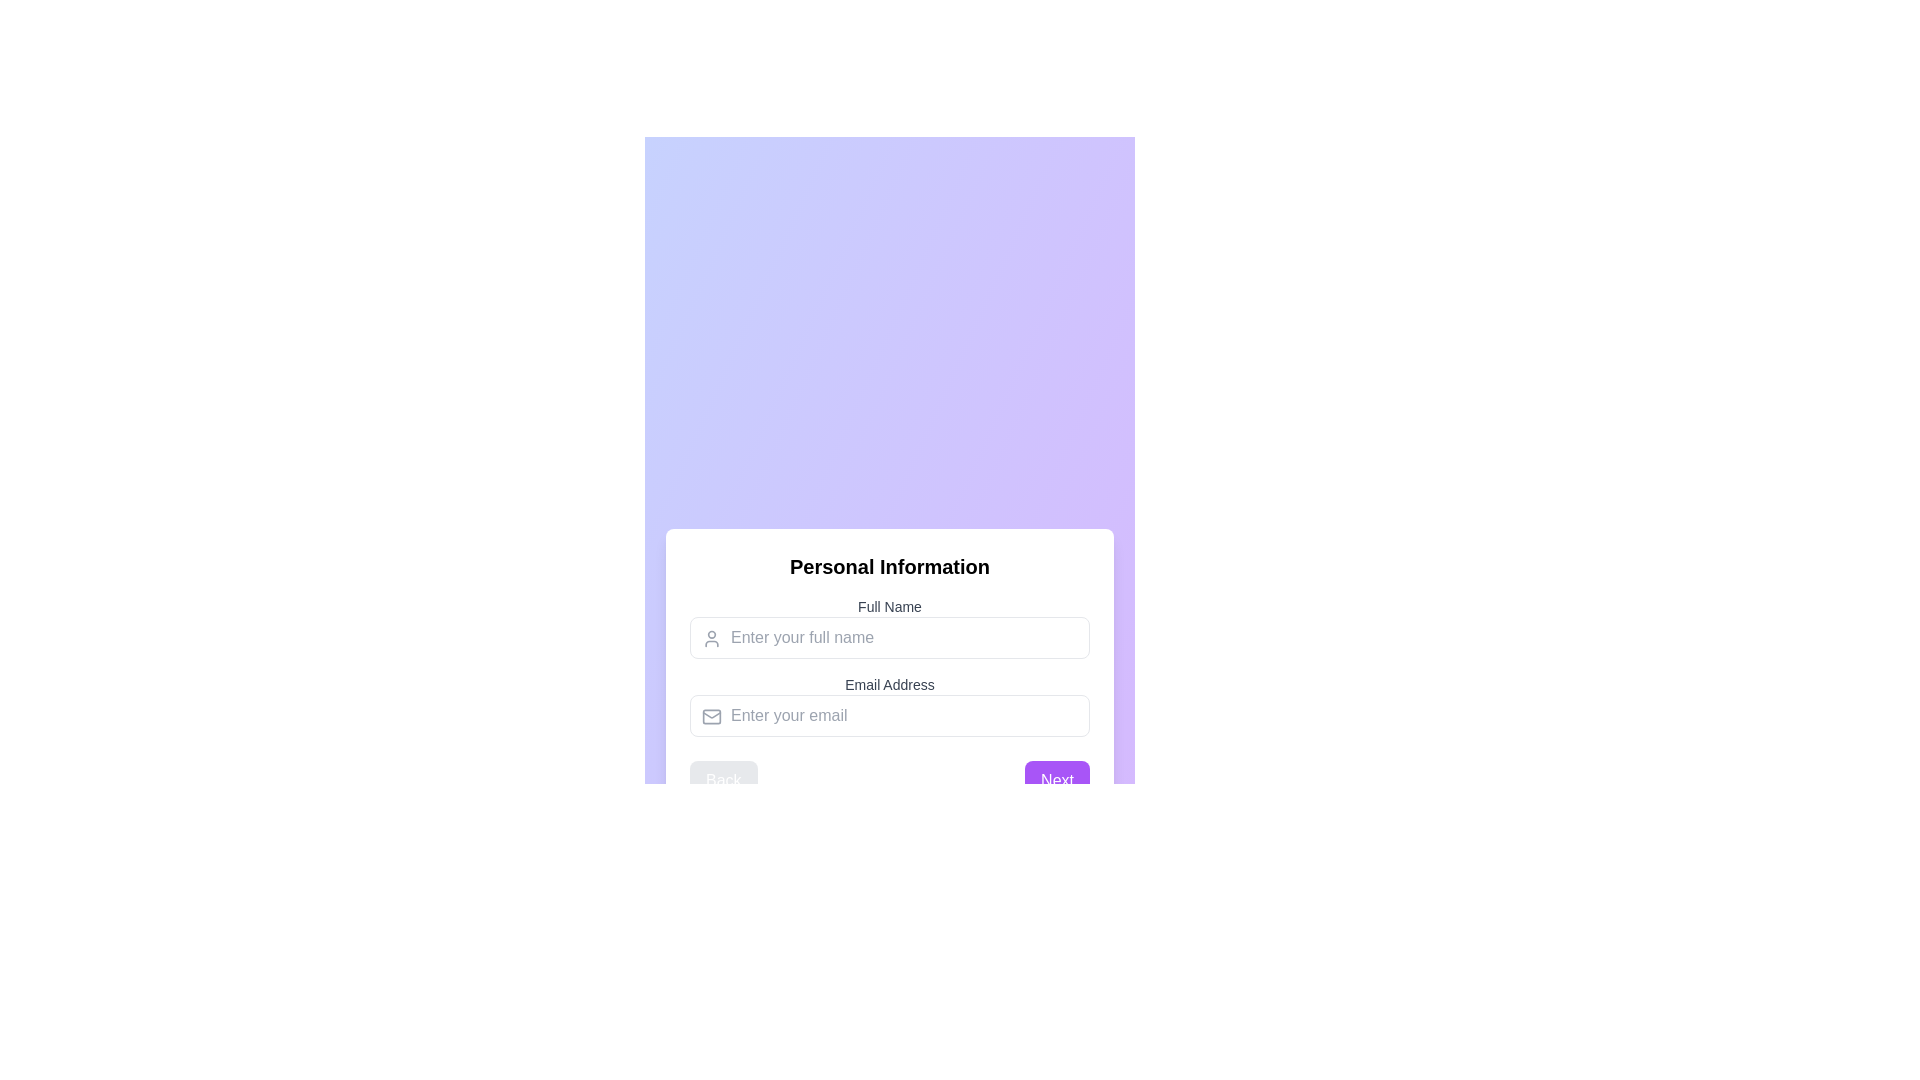  What do you see at coordinates (1056, 779) in the screenshot?
I see `the 'Next' button with purple background and white text` at bounding box center [1056, 779].